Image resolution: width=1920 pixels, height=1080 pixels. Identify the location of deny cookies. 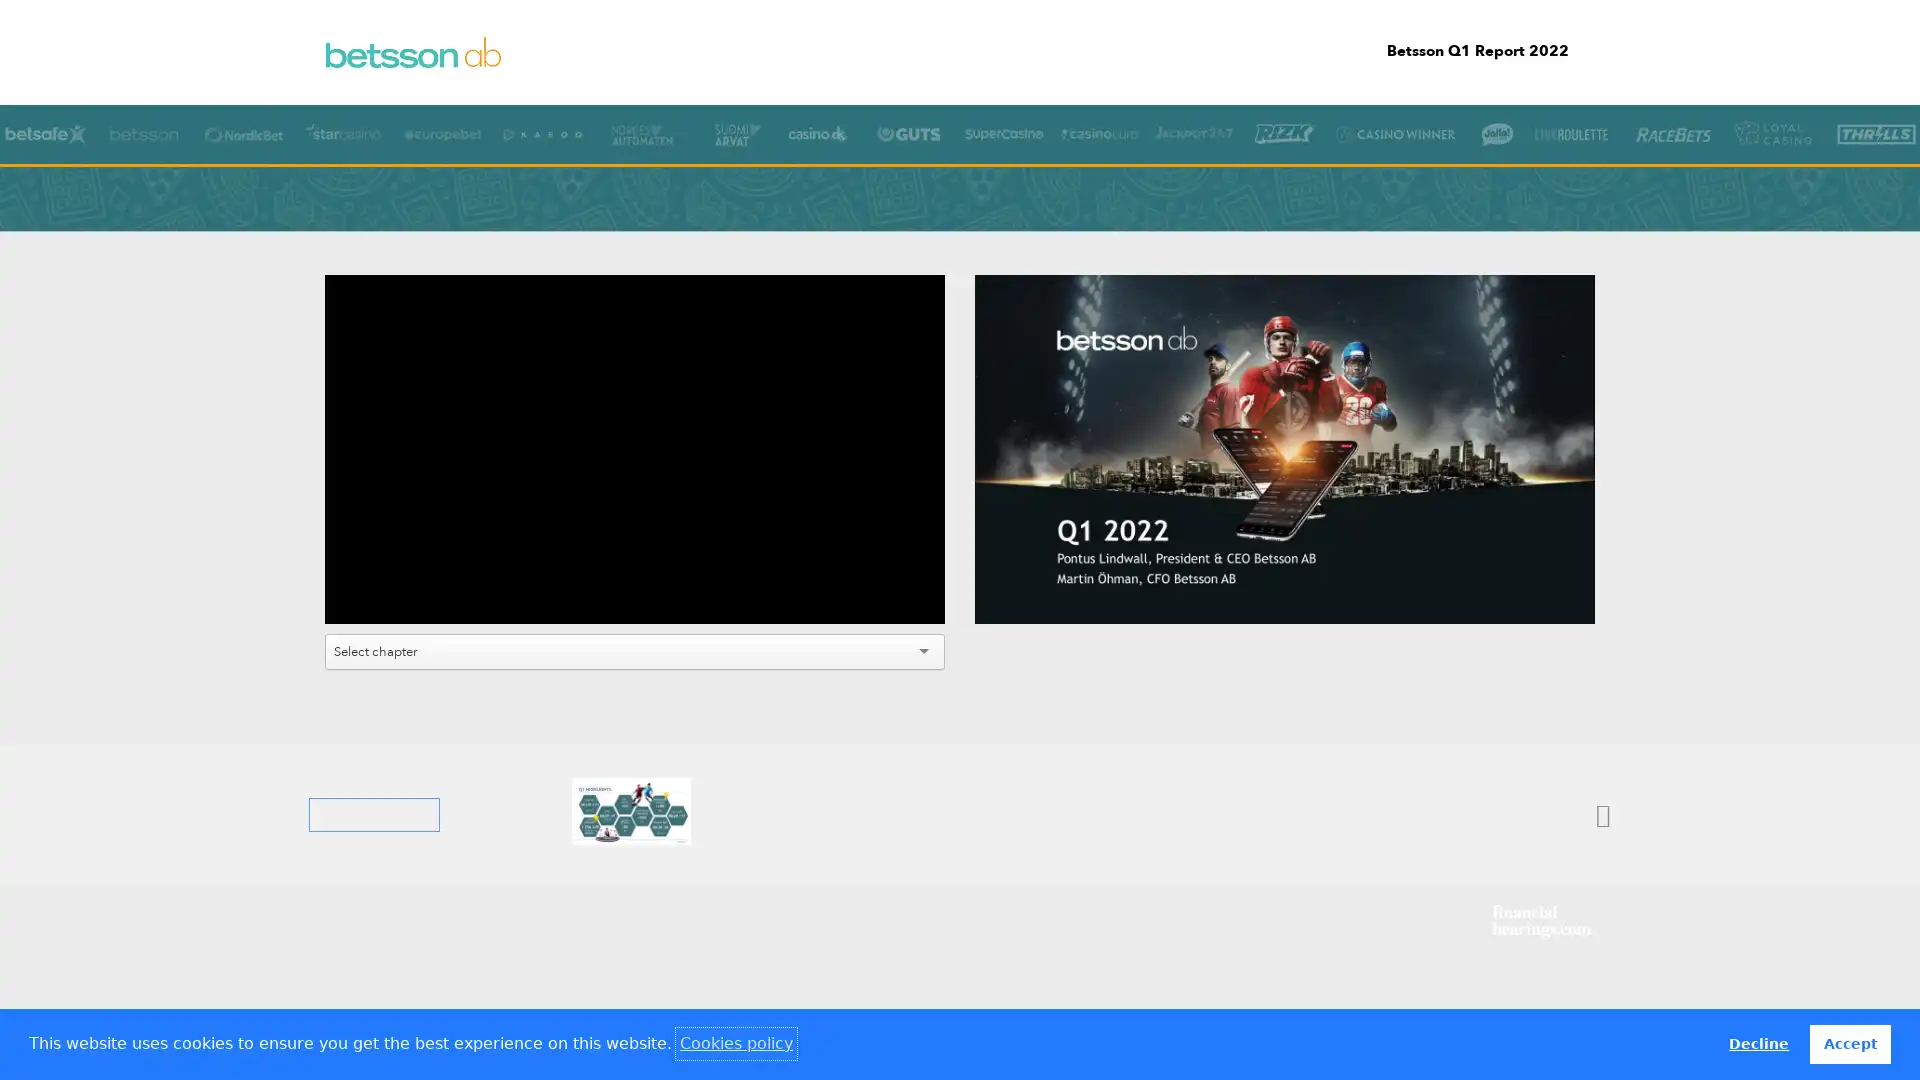
(1757, 1043).